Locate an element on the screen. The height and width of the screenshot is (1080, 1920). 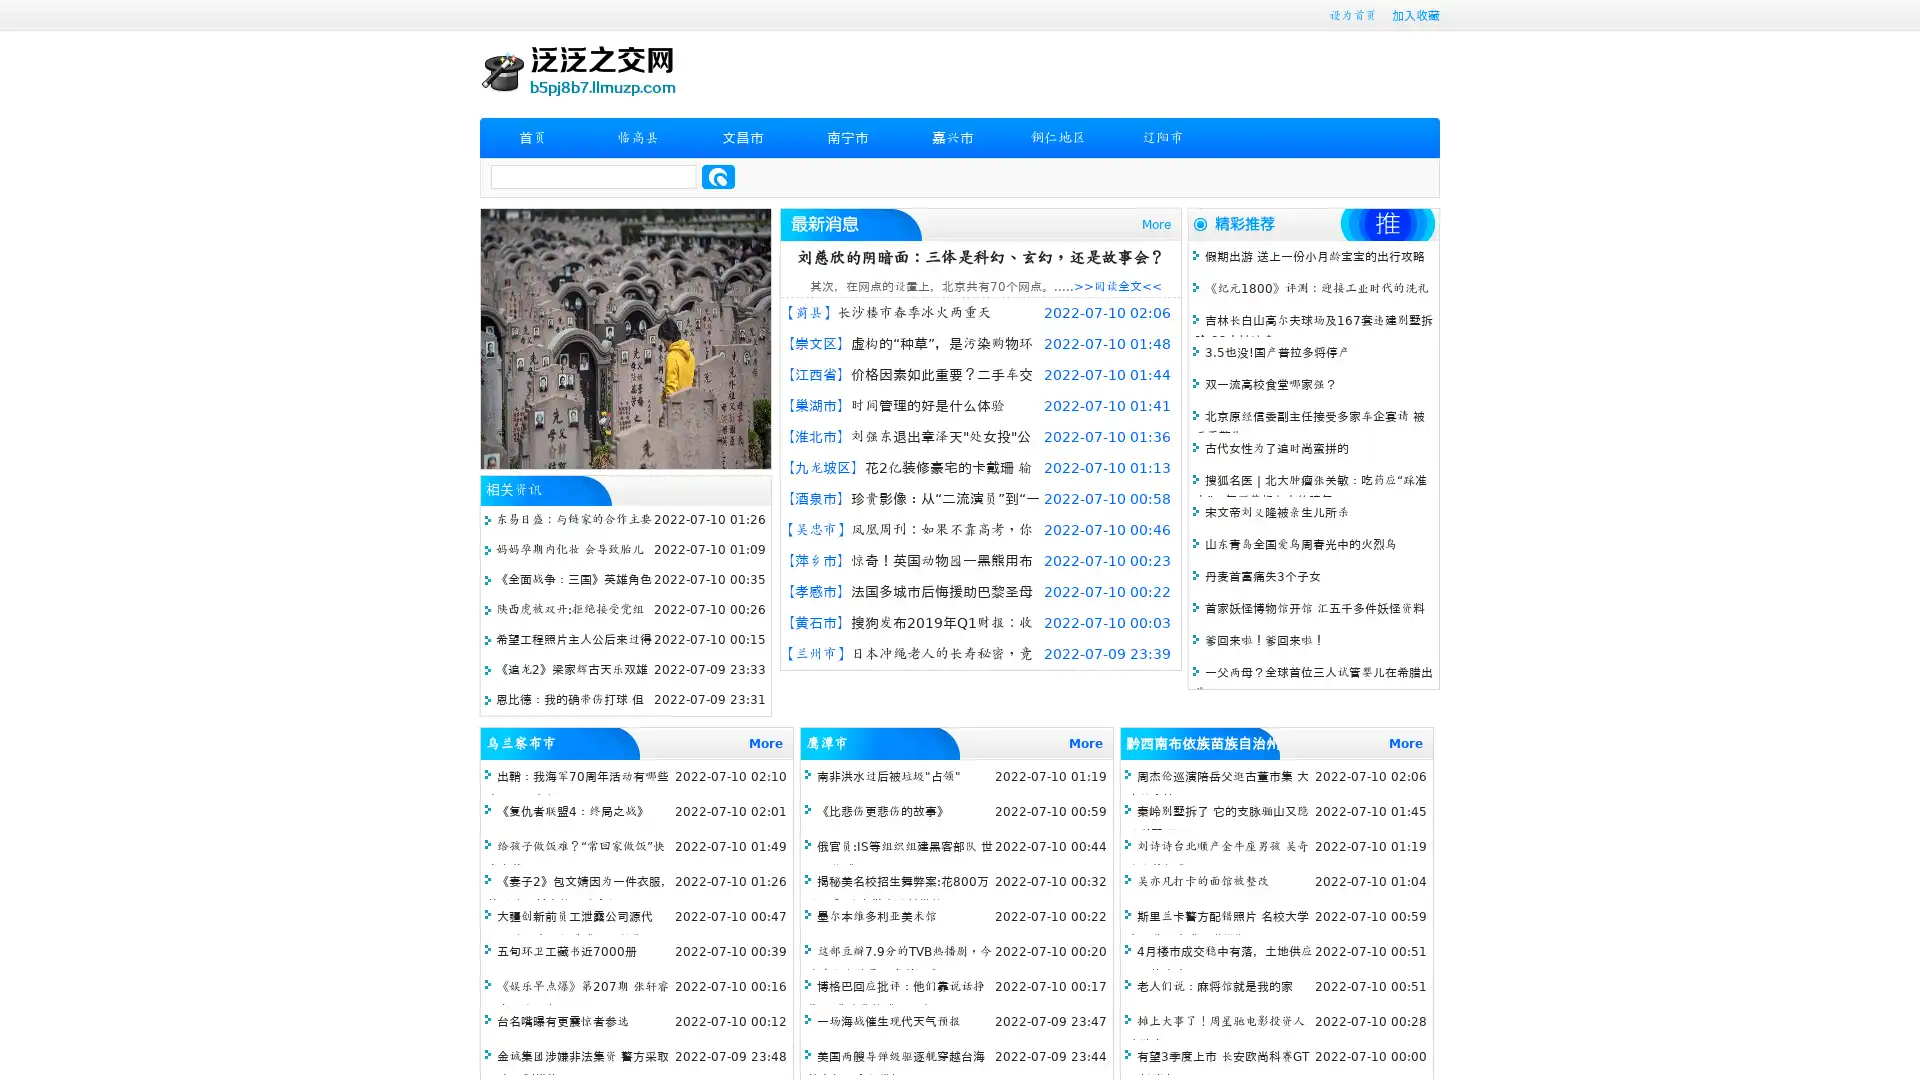
Search is located at coordinates (718, 176).